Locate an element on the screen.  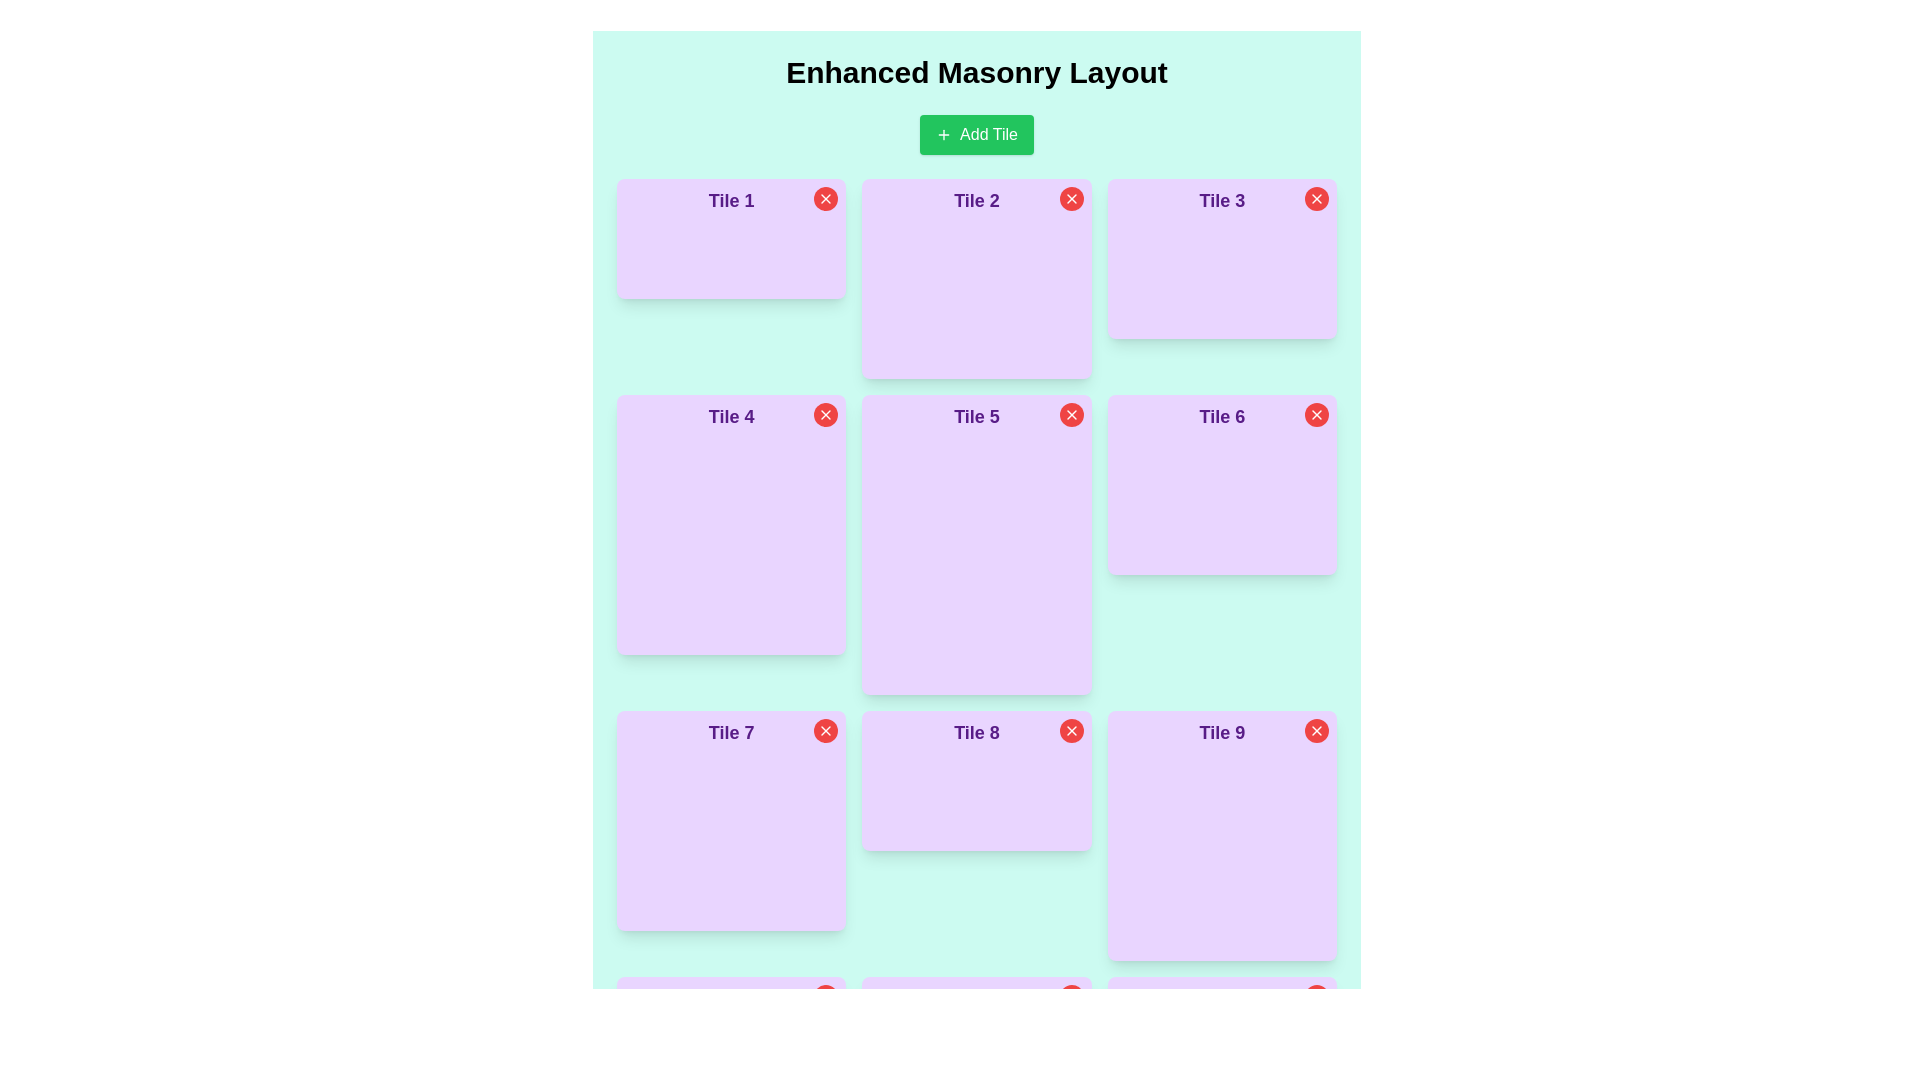
the 'close' button (red circular background with white 'X') located at the top-right corner of 'Tile 3' for keyboard accessibility is located at coordinates (1316, 199).